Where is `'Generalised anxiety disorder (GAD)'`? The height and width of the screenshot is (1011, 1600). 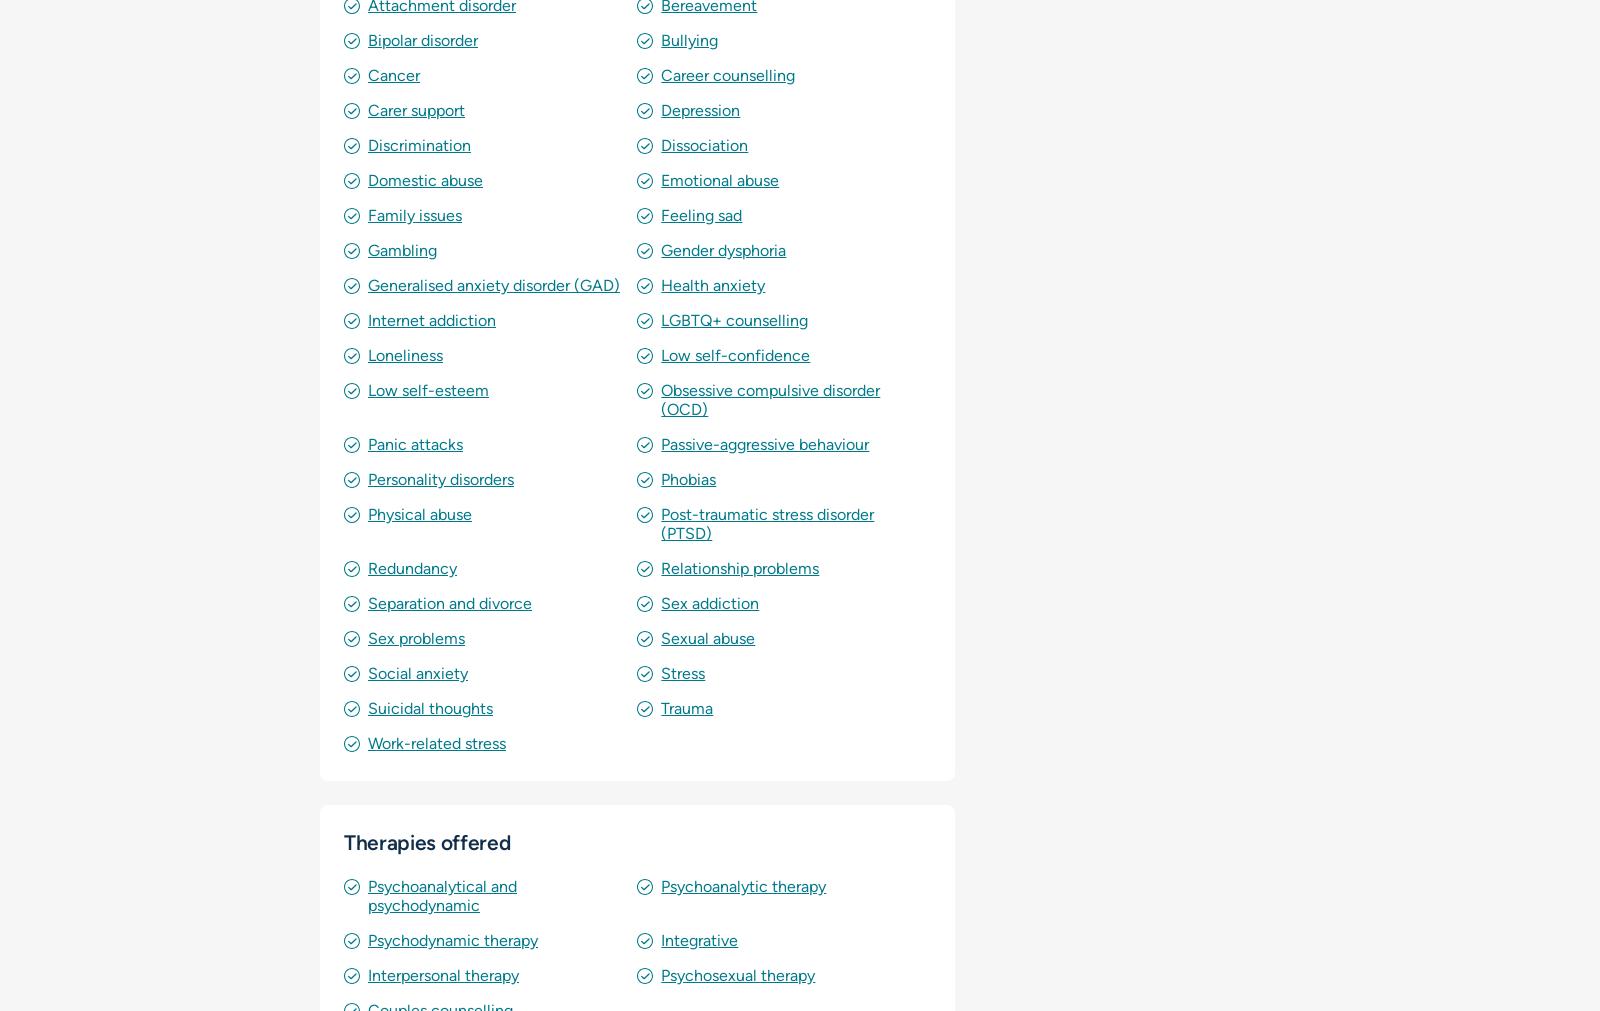
'Generalised anxiety disorder (GAD)' is located at coordinates (368, 285).